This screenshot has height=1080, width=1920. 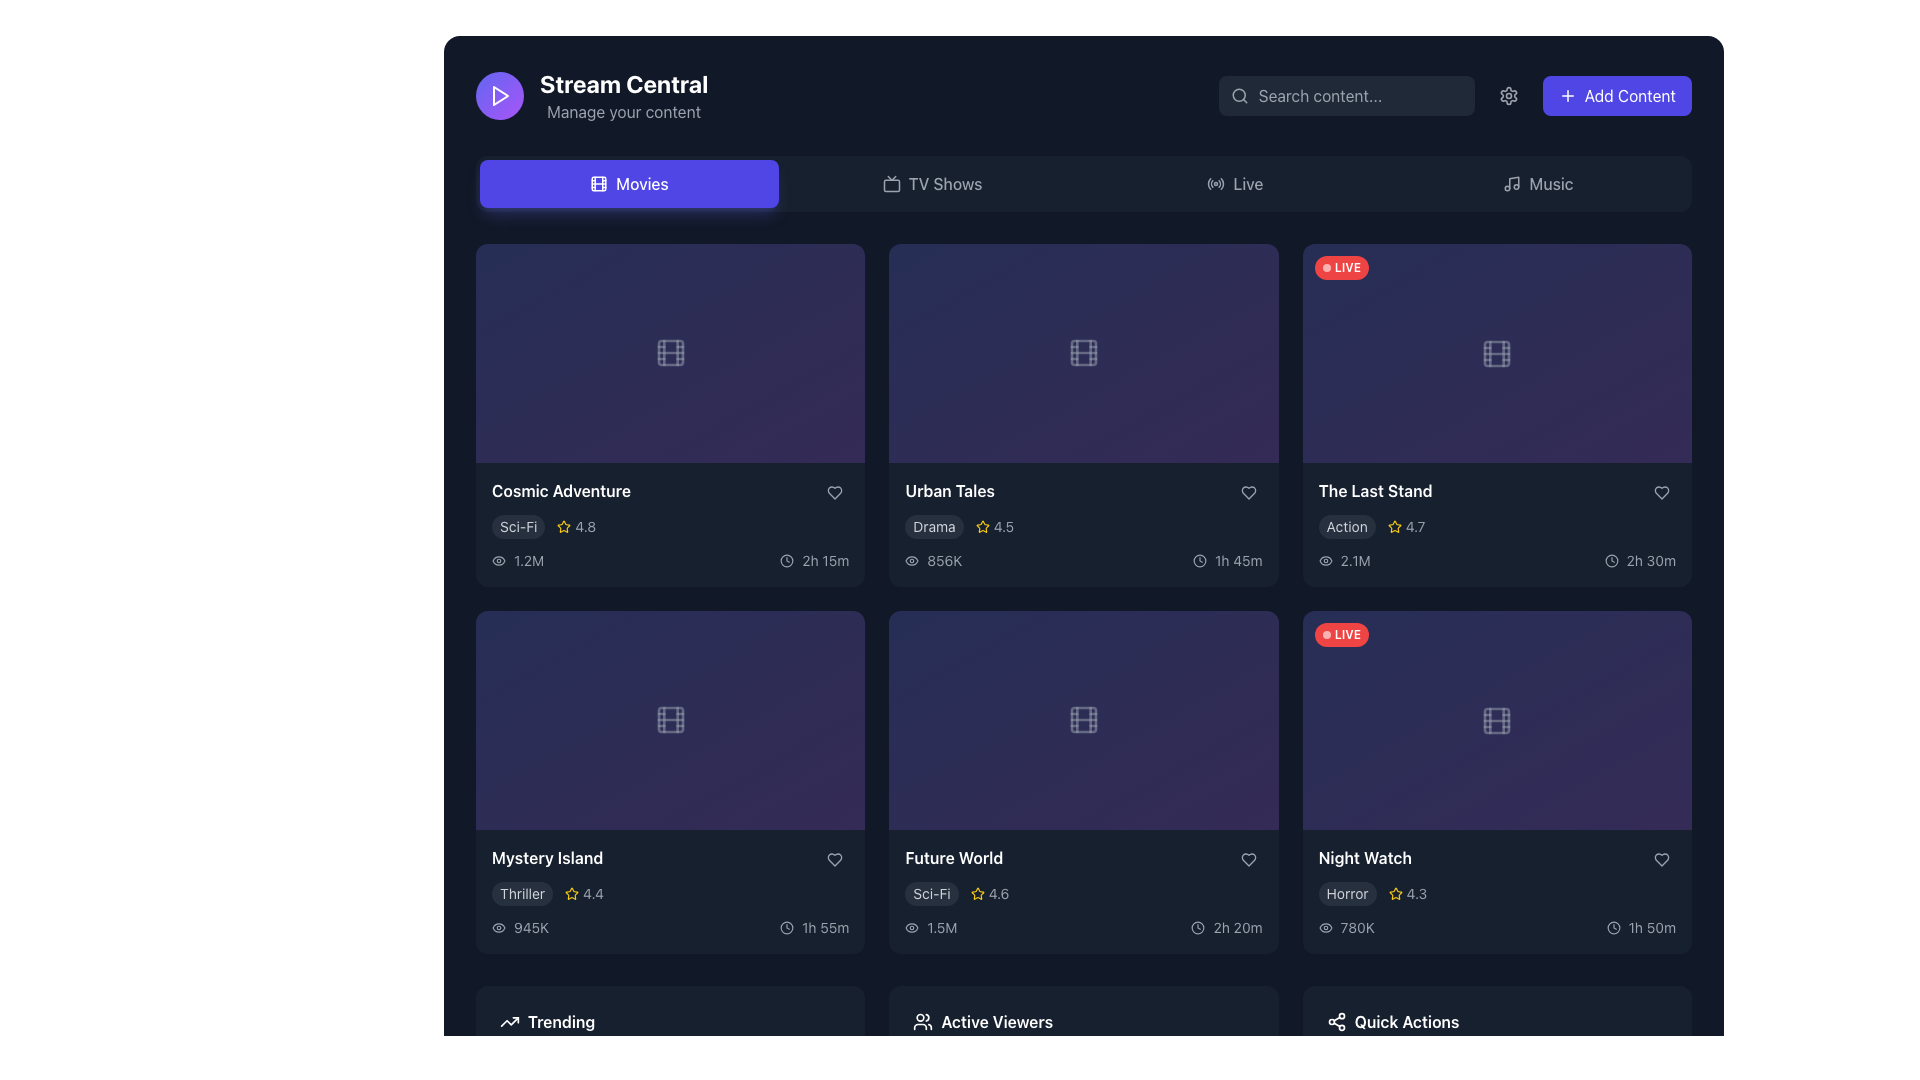 I want to click on the visibility icon located within the 'Urban Tales' media card, positioned to the left of the numerical value '856K', so click(x=911, y=560).